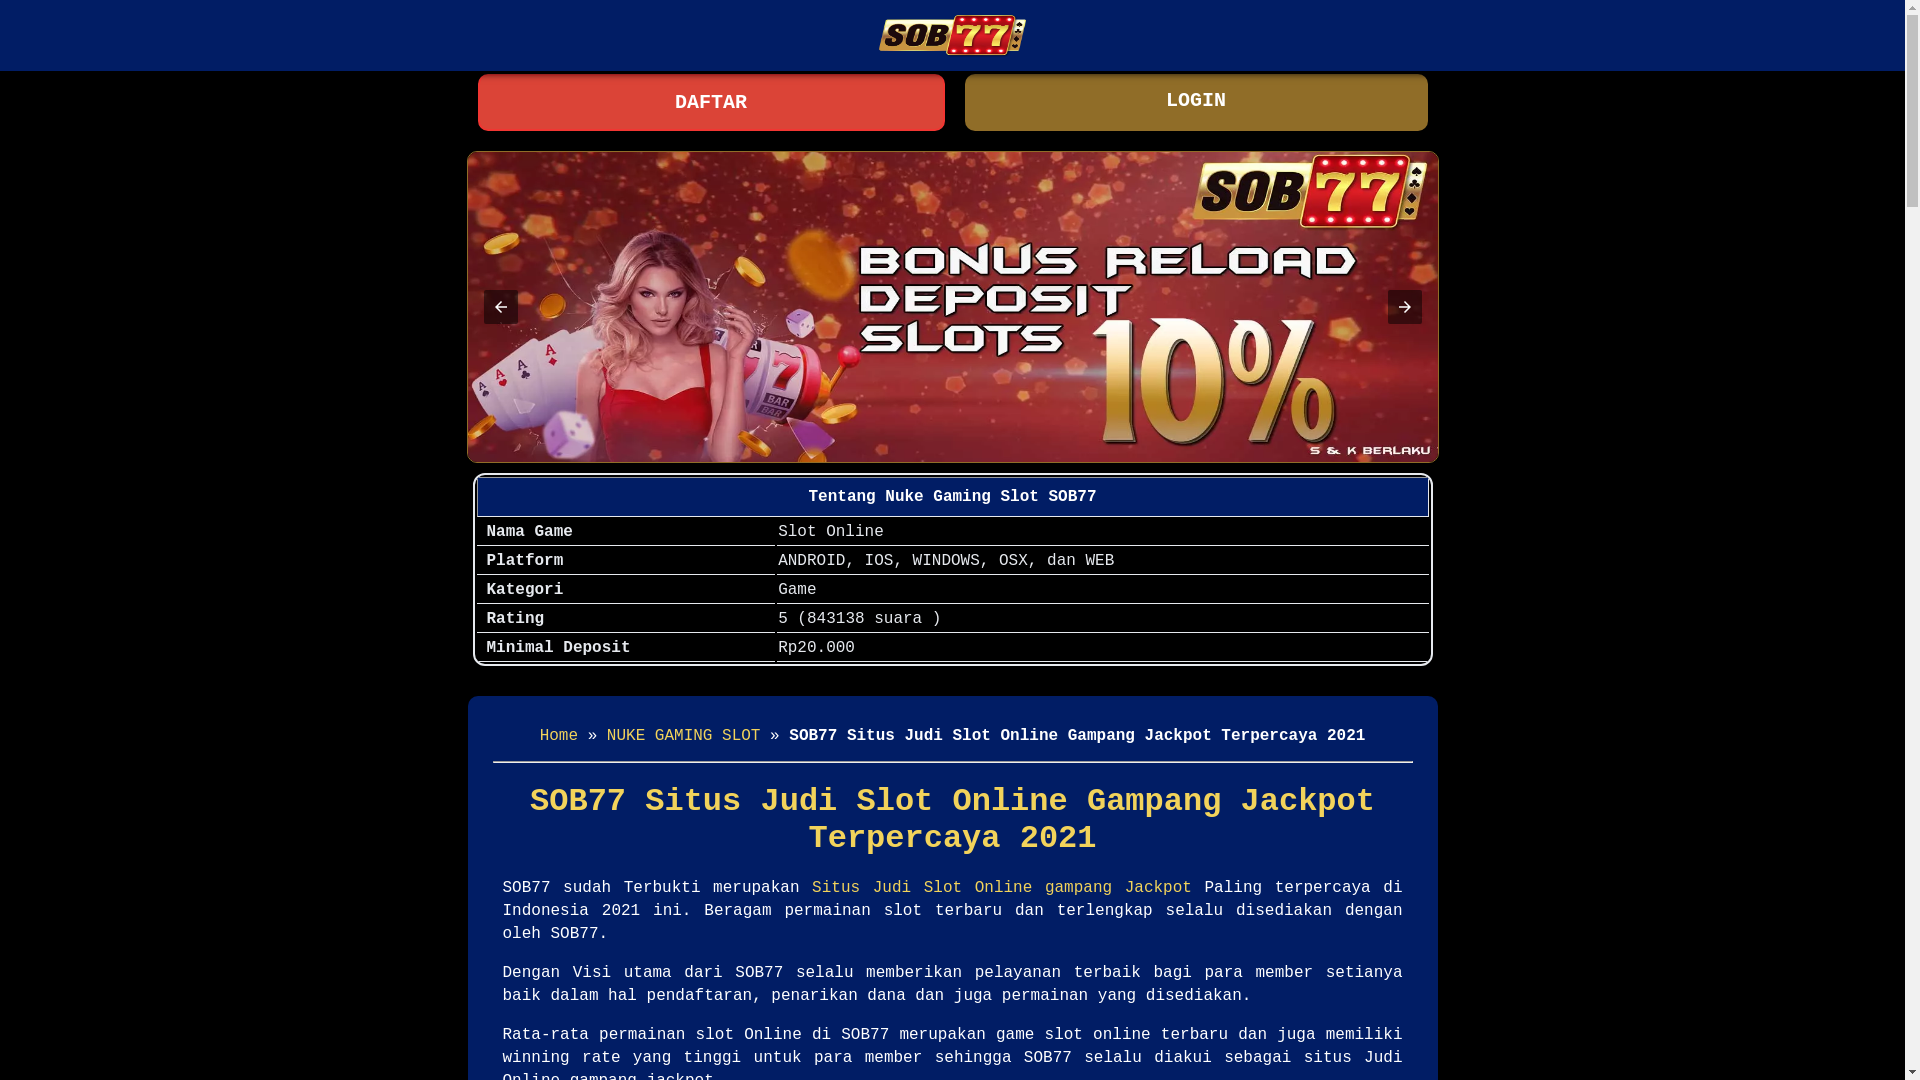  Describe the element at coordinates (1002, 886) in the screenshot. I see `'Situs Judi Slot Online gampang Jackpot'` at that location.